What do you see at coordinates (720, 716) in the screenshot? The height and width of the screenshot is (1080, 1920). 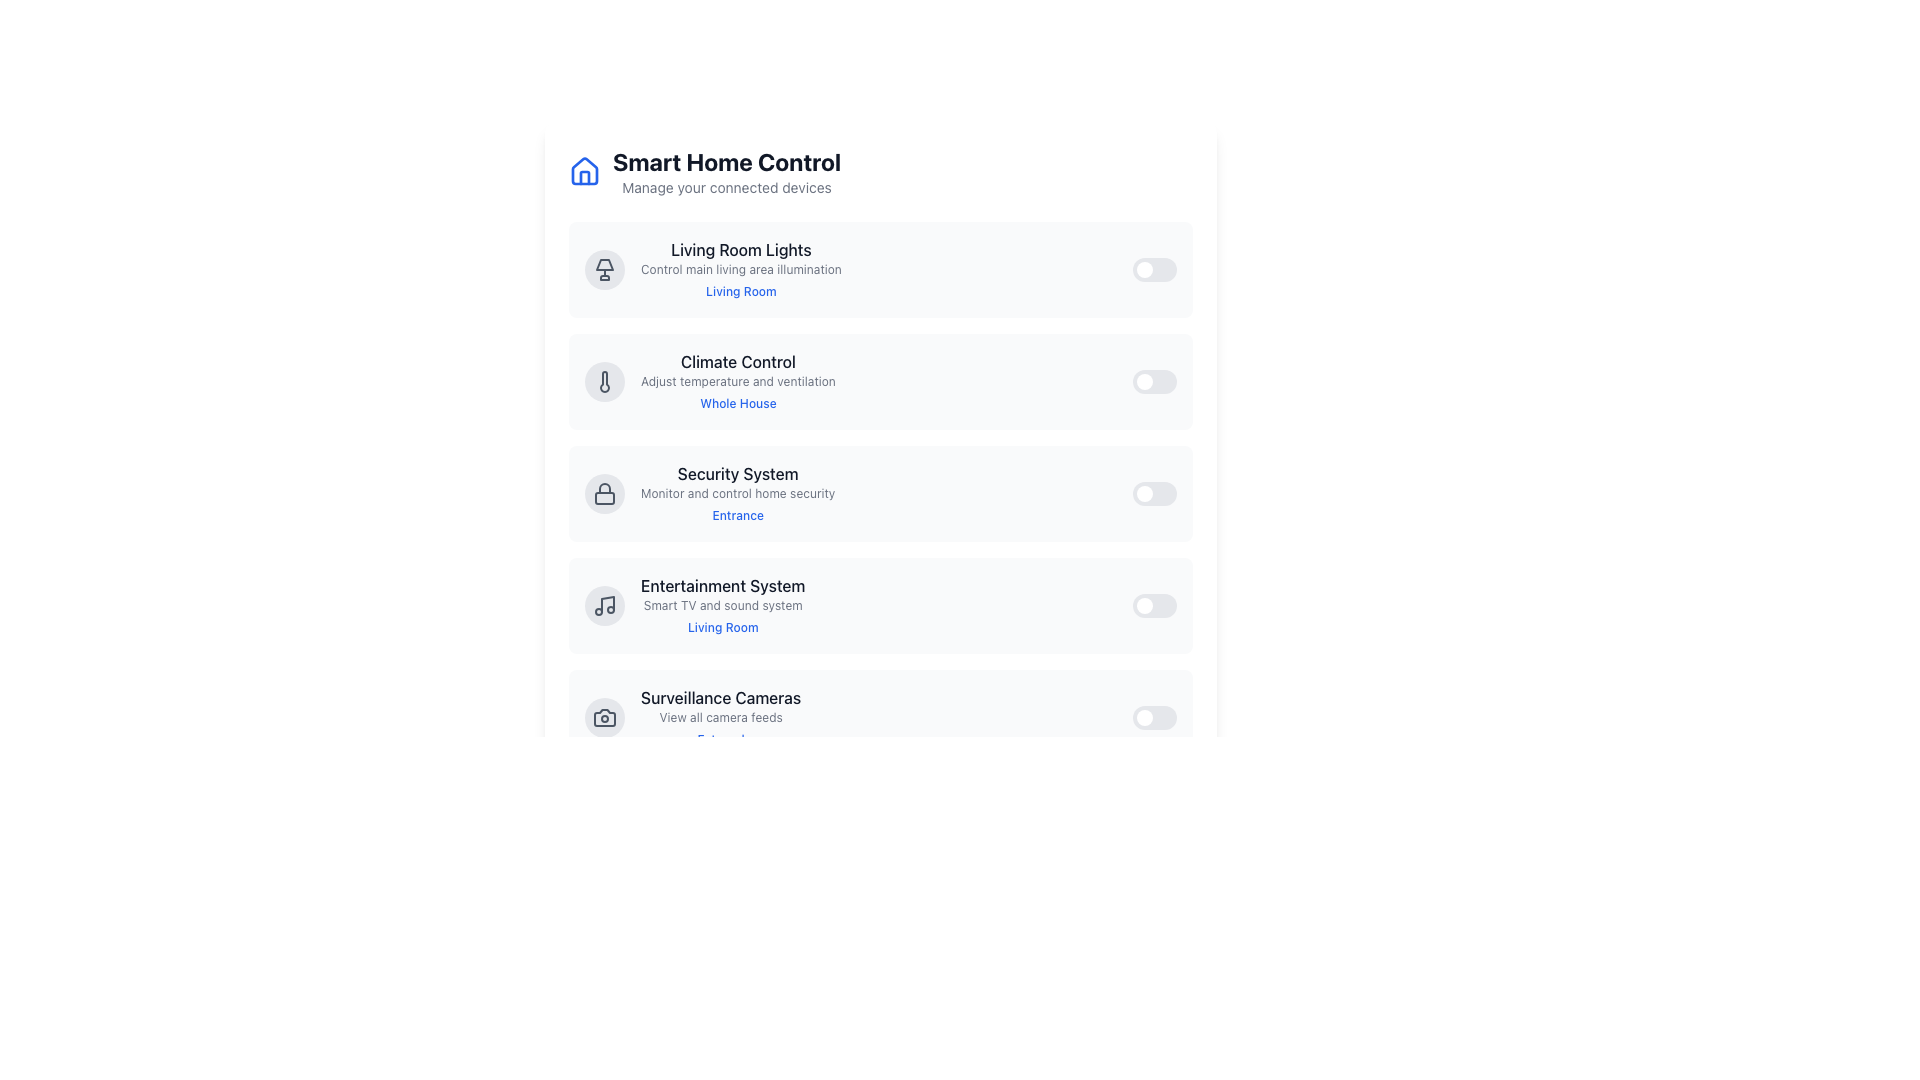 I see `the hyperlink labeled 'External' in the informative text block about surveillance cameras` at bounding box center [720, 716].